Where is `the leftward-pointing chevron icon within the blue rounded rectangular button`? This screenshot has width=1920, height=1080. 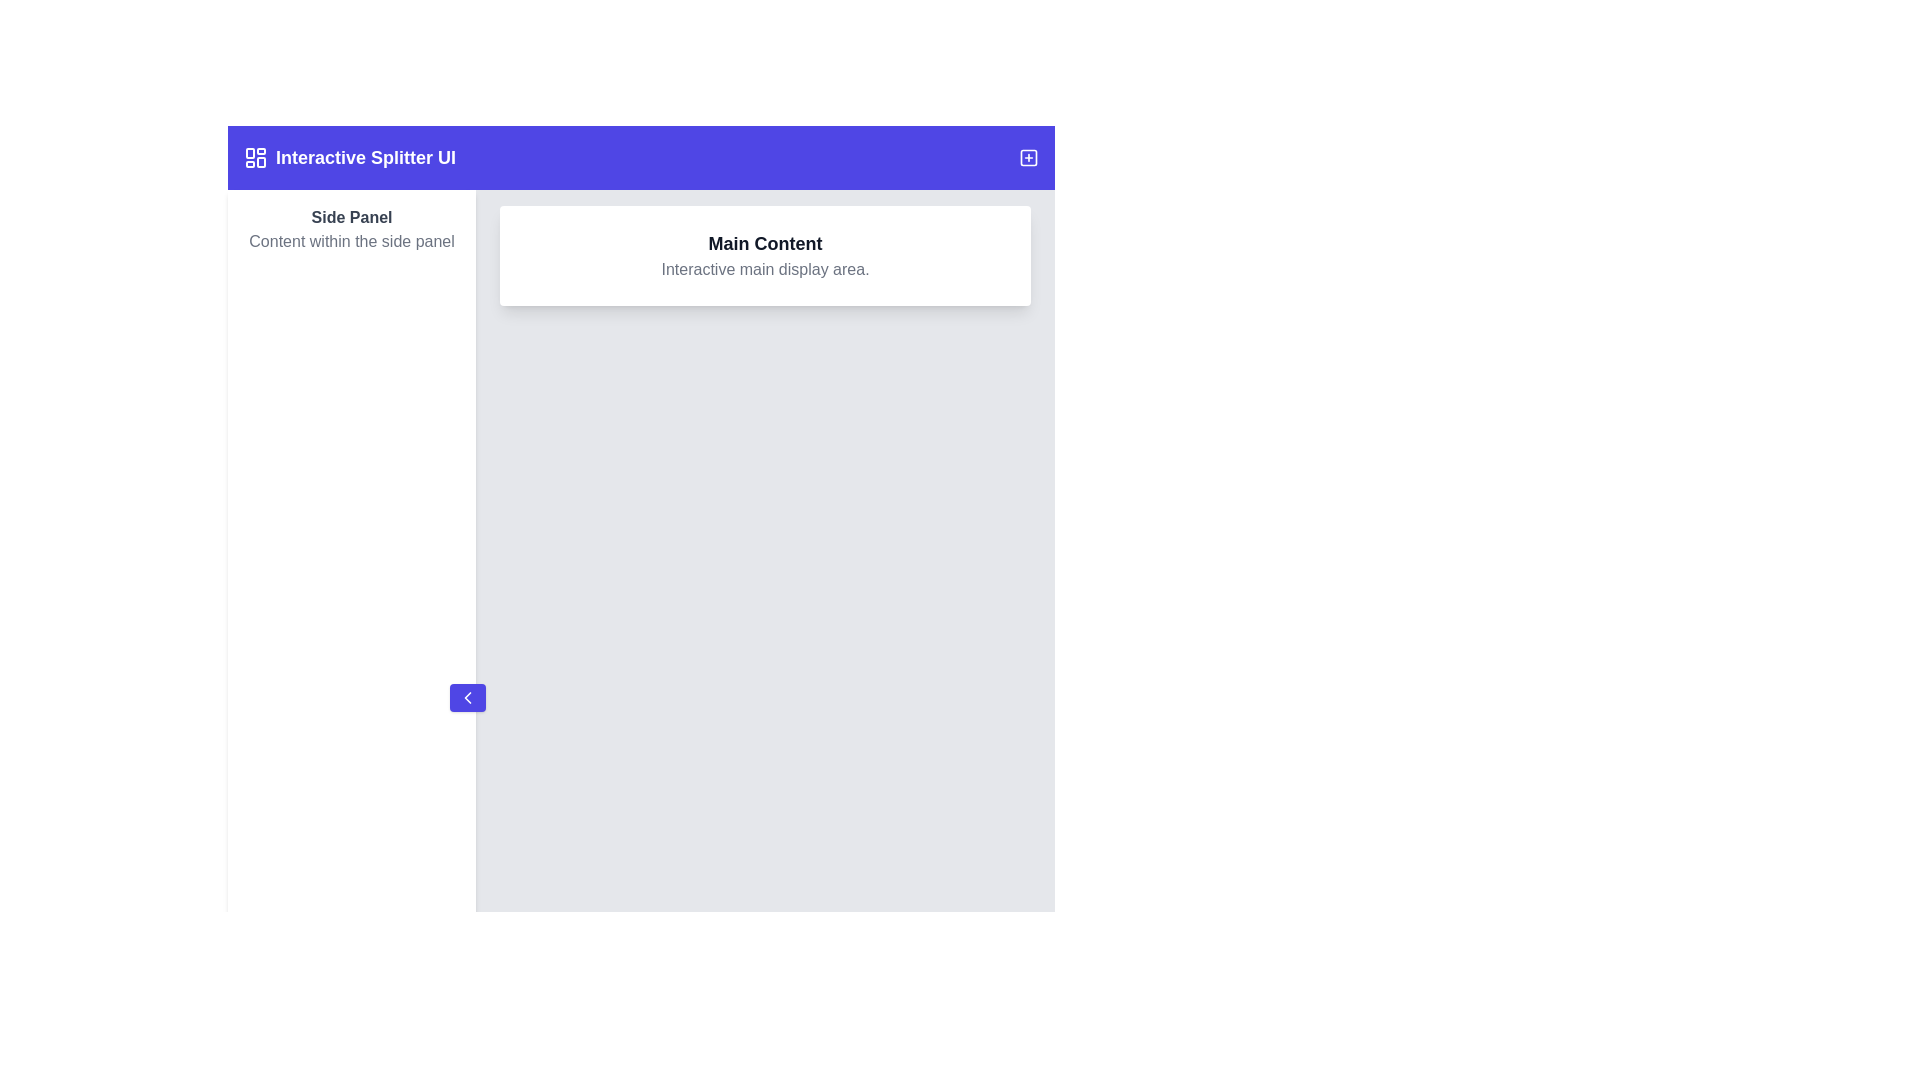 the leftward-pointing chevron icon within the blue rounded rectangular button is located at coordinates (467, 697).